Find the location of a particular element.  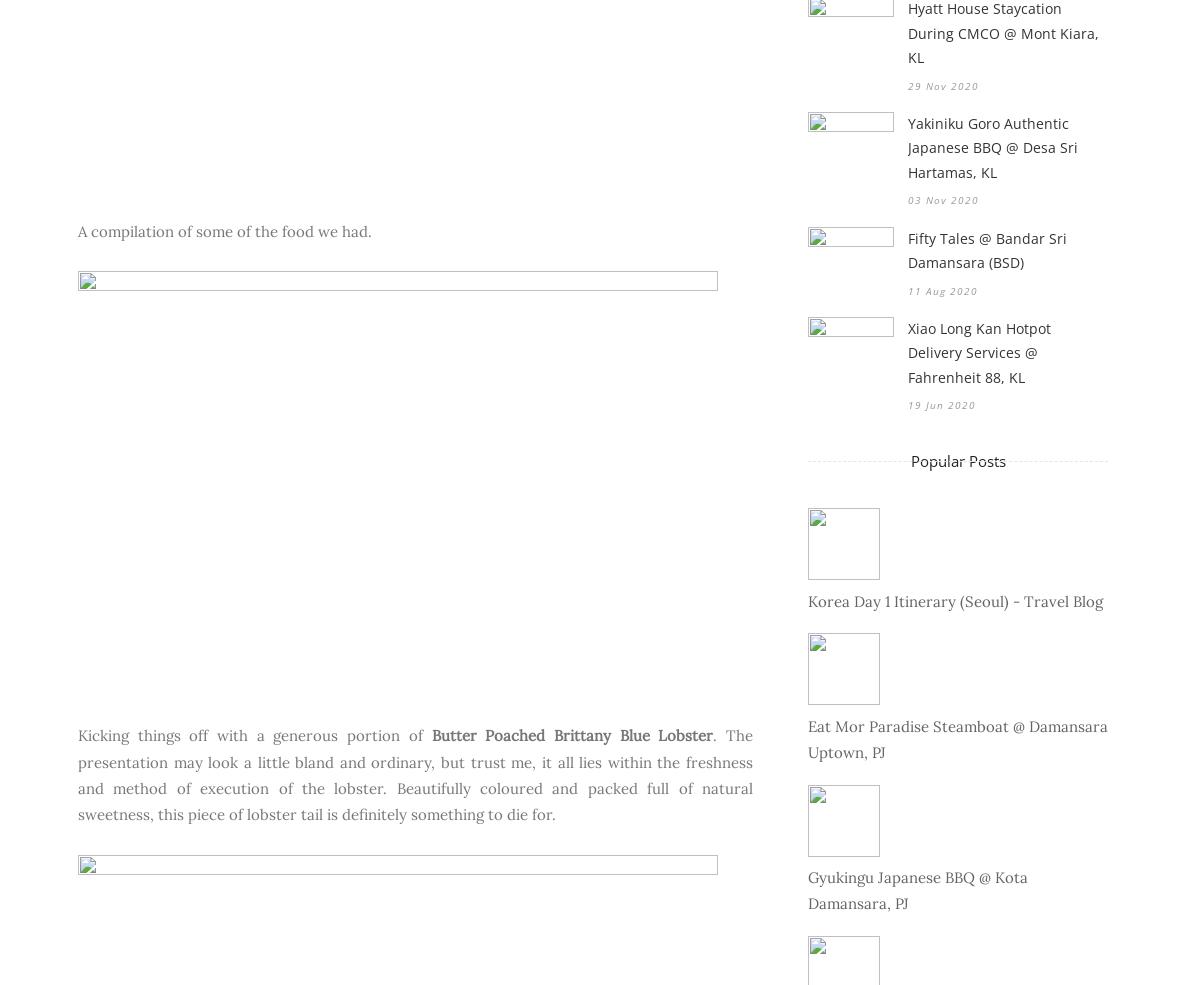

'Korea Day 1 Itinerary (Seoul) - Travel Blog' is located at coordinates (954, 599).